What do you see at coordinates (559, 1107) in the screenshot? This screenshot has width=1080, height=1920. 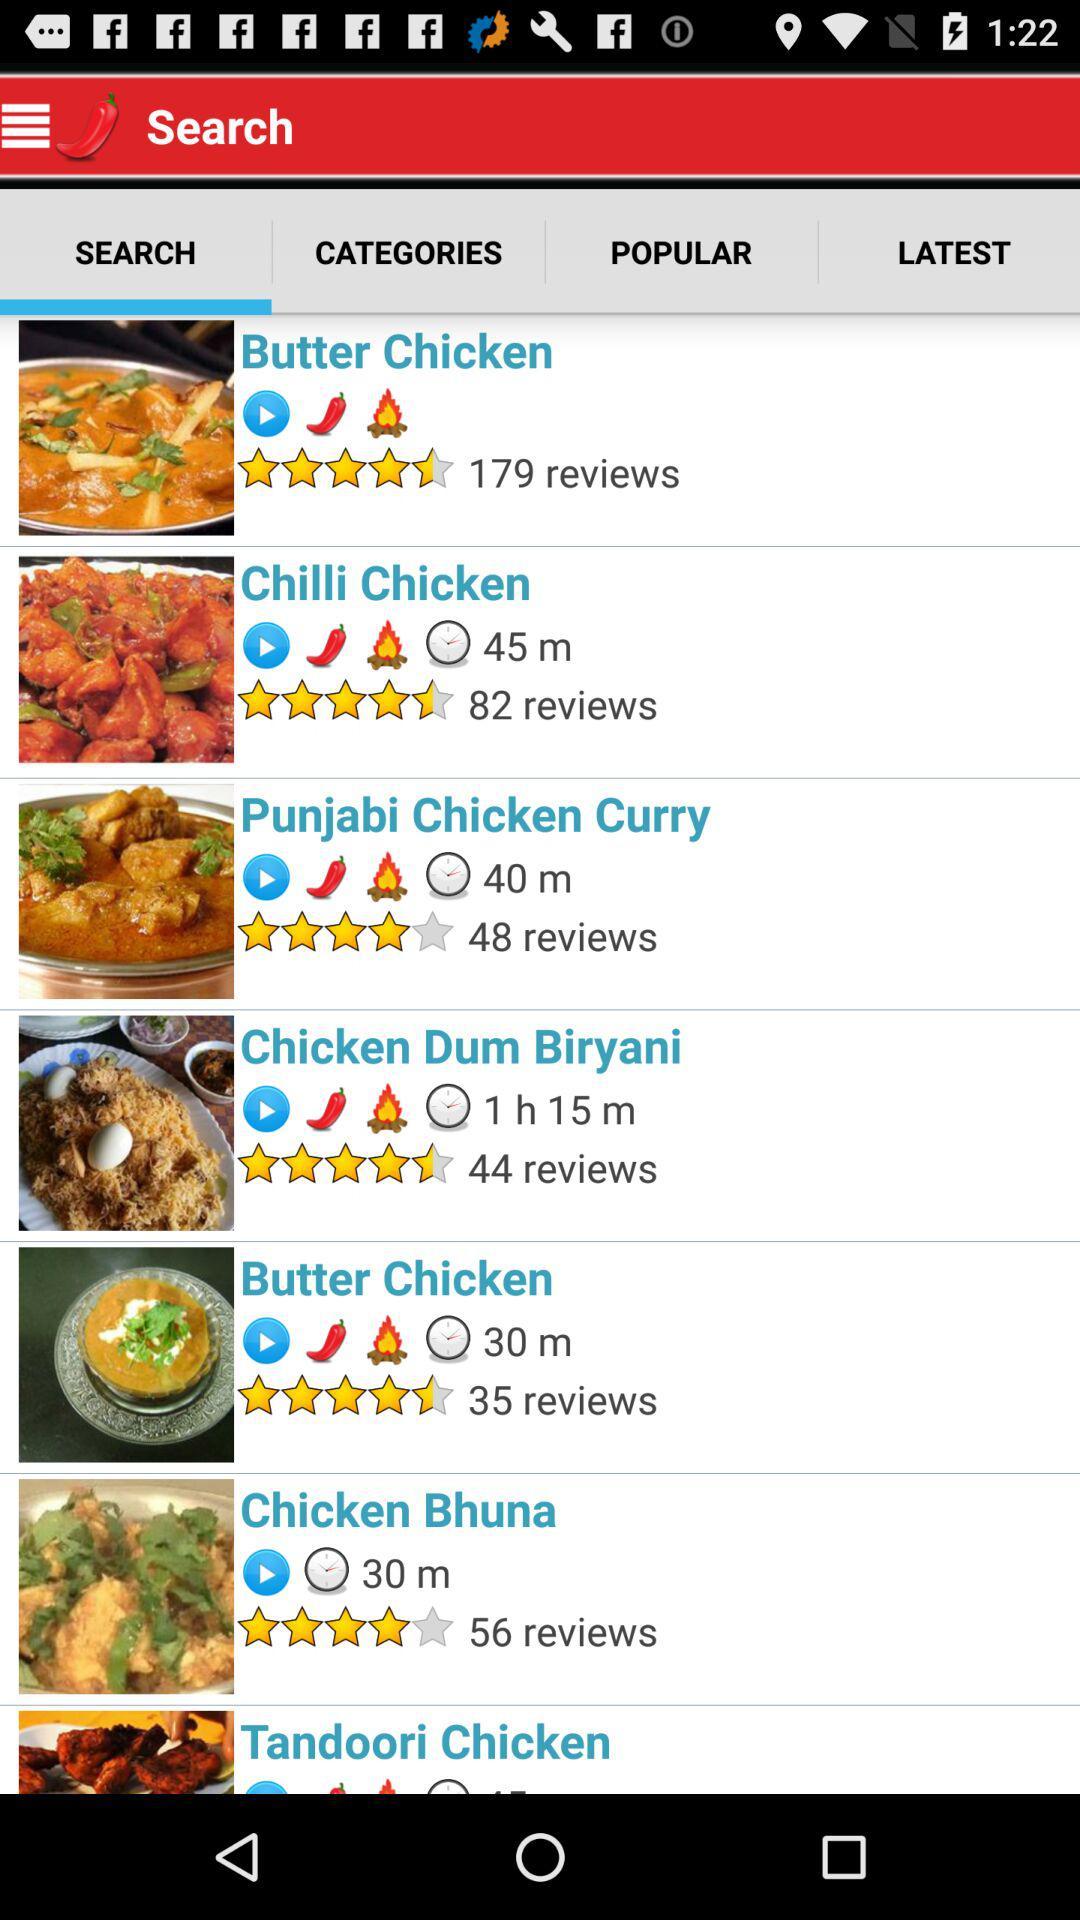 I see `the icon below the chicken dum biryani app` at bounding box center [559, 1107].